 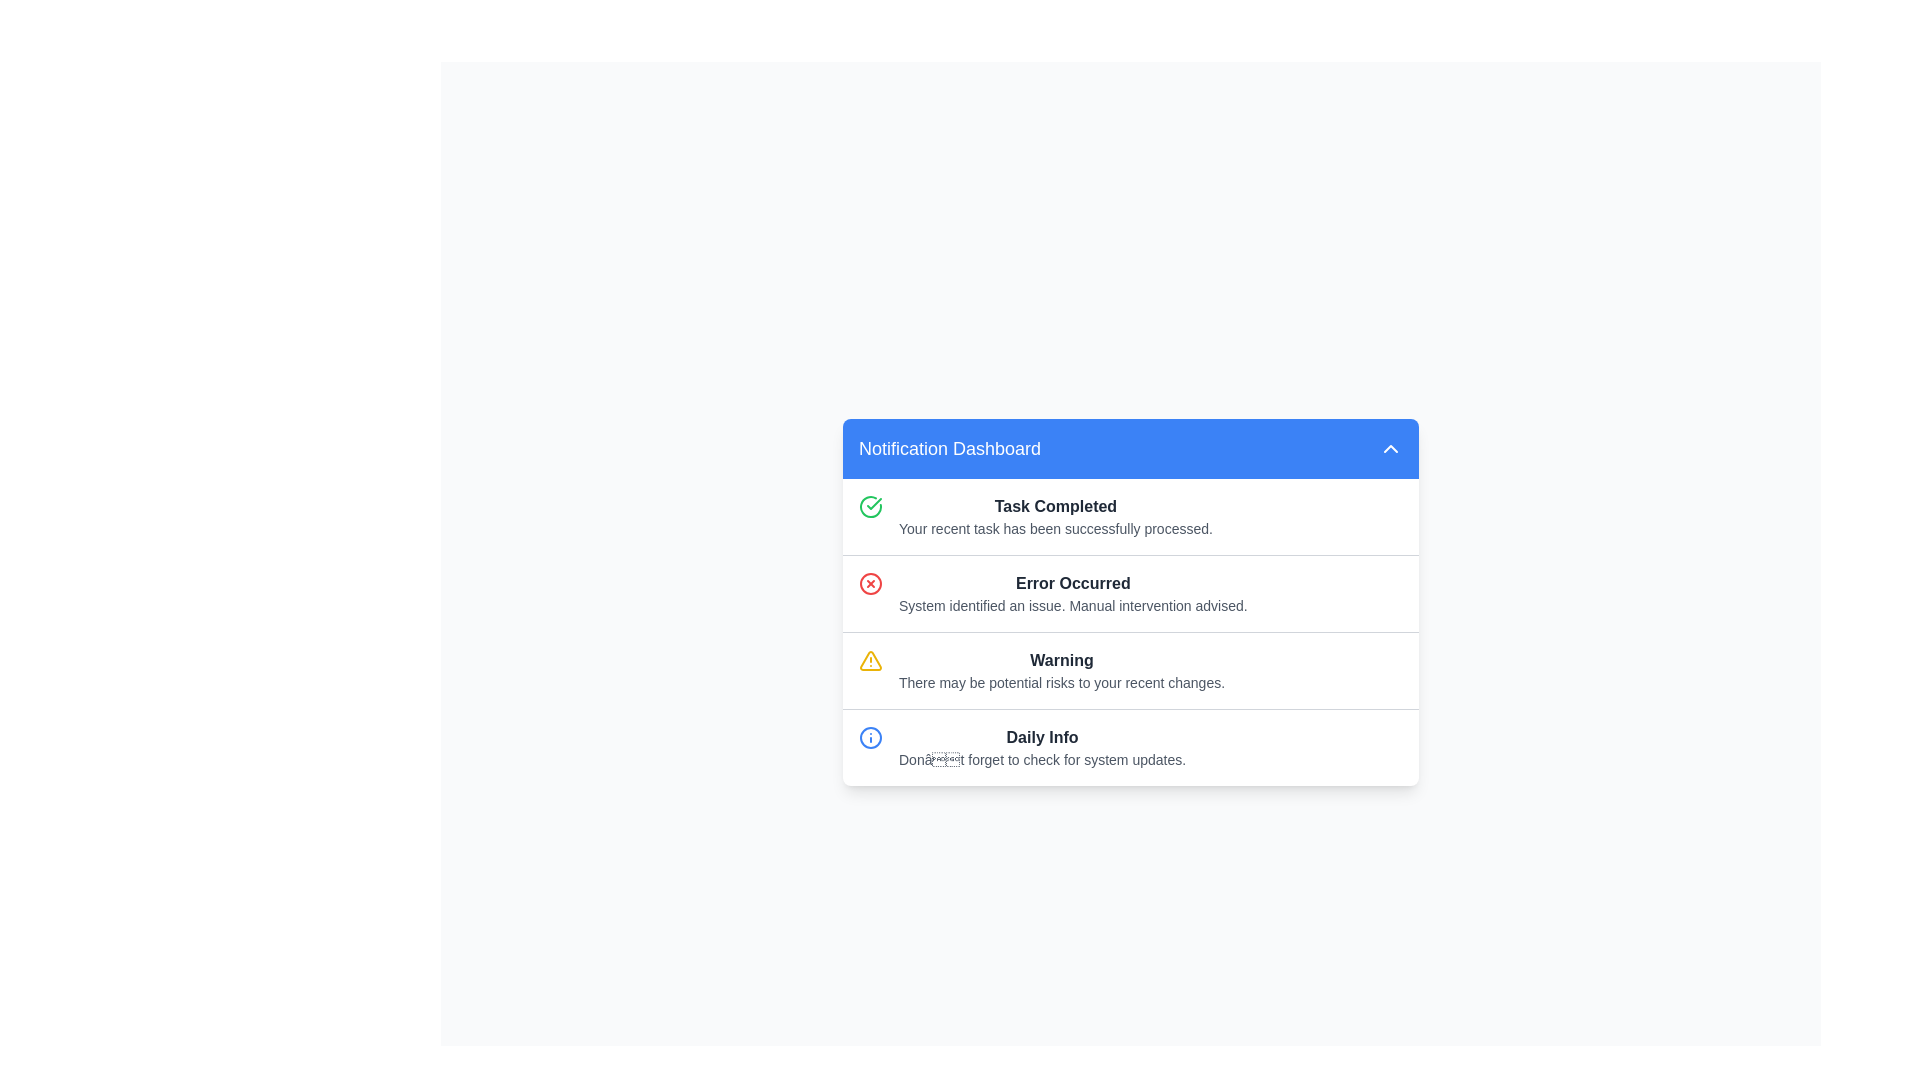 What do you see at coordinates (870, 583) in the screenshot?
I see `the Error or Dismissal Indicator icon located in the second row of the notification panel` at bounding box center [870, 583].